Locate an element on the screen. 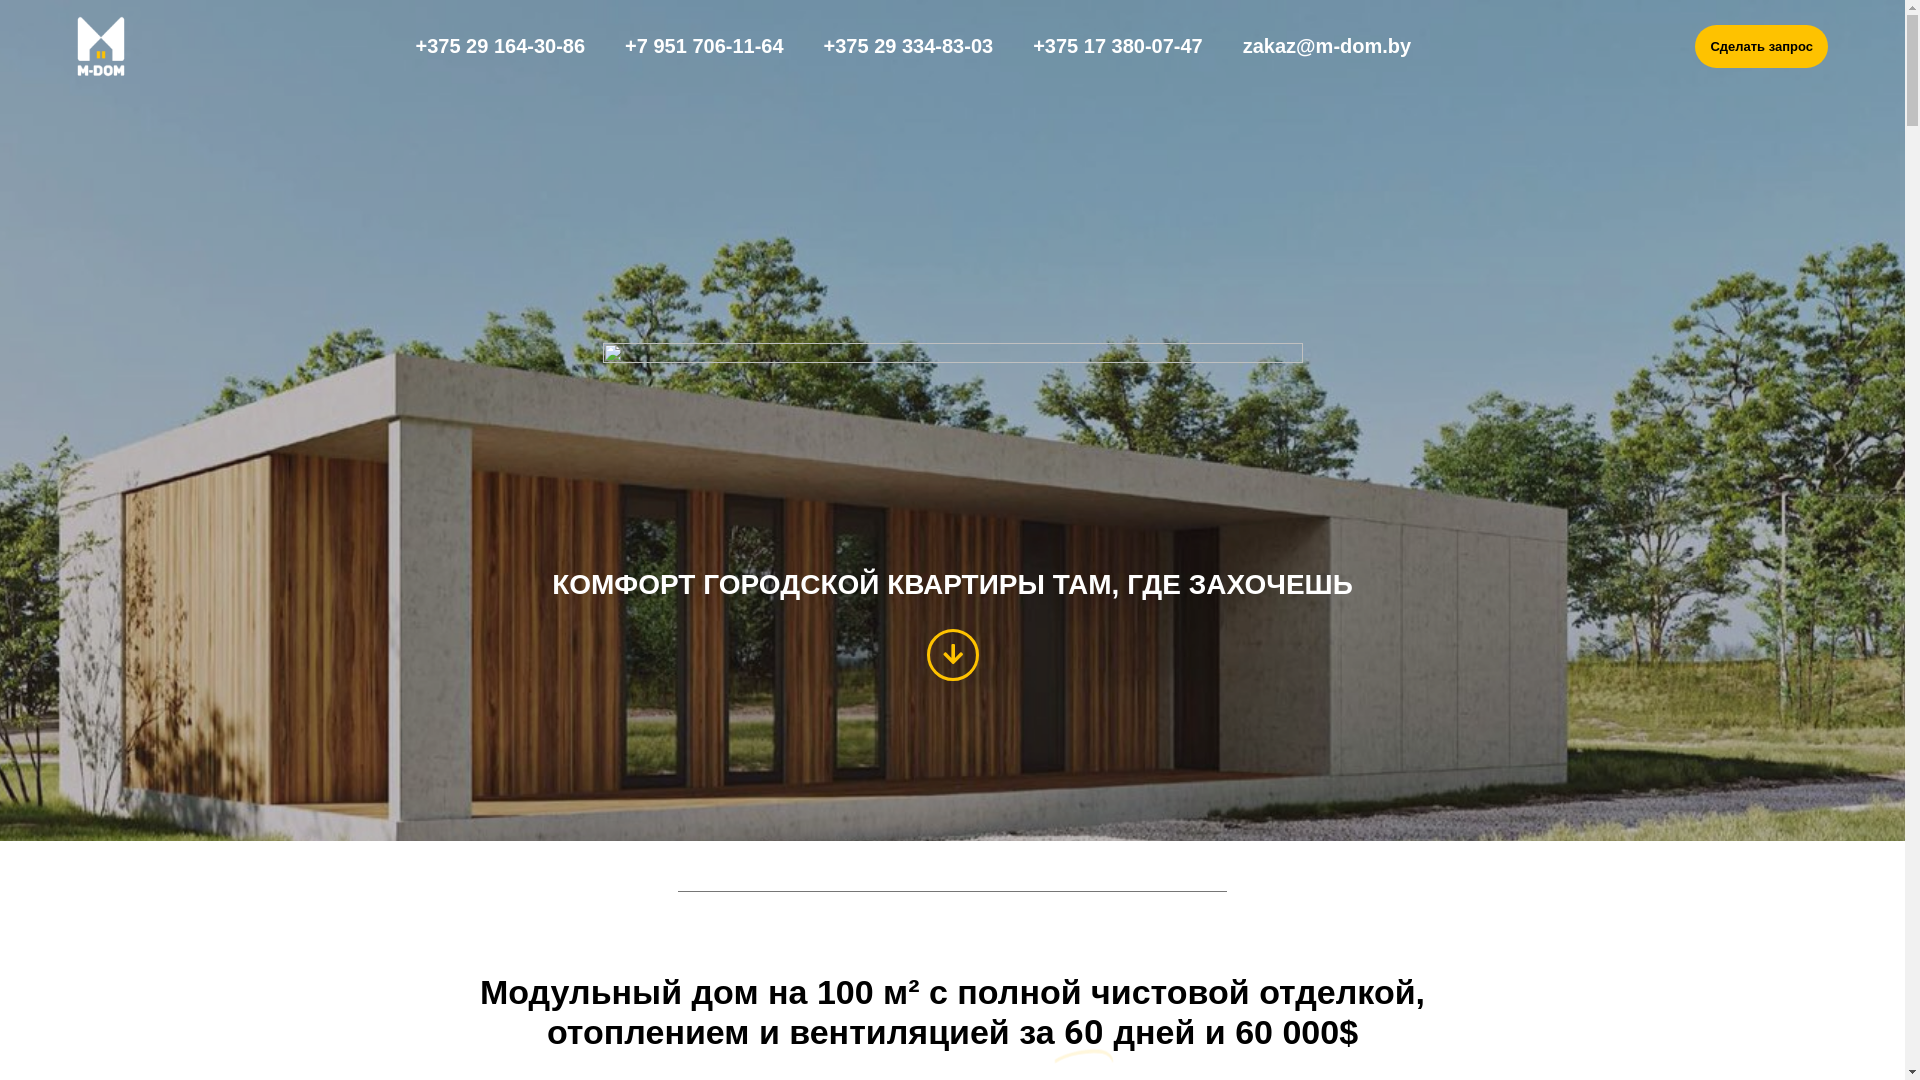 The height and width of the screenshot is (1080, 1920). '+7 951 706-11-64' is located at coordinates (704, 45).